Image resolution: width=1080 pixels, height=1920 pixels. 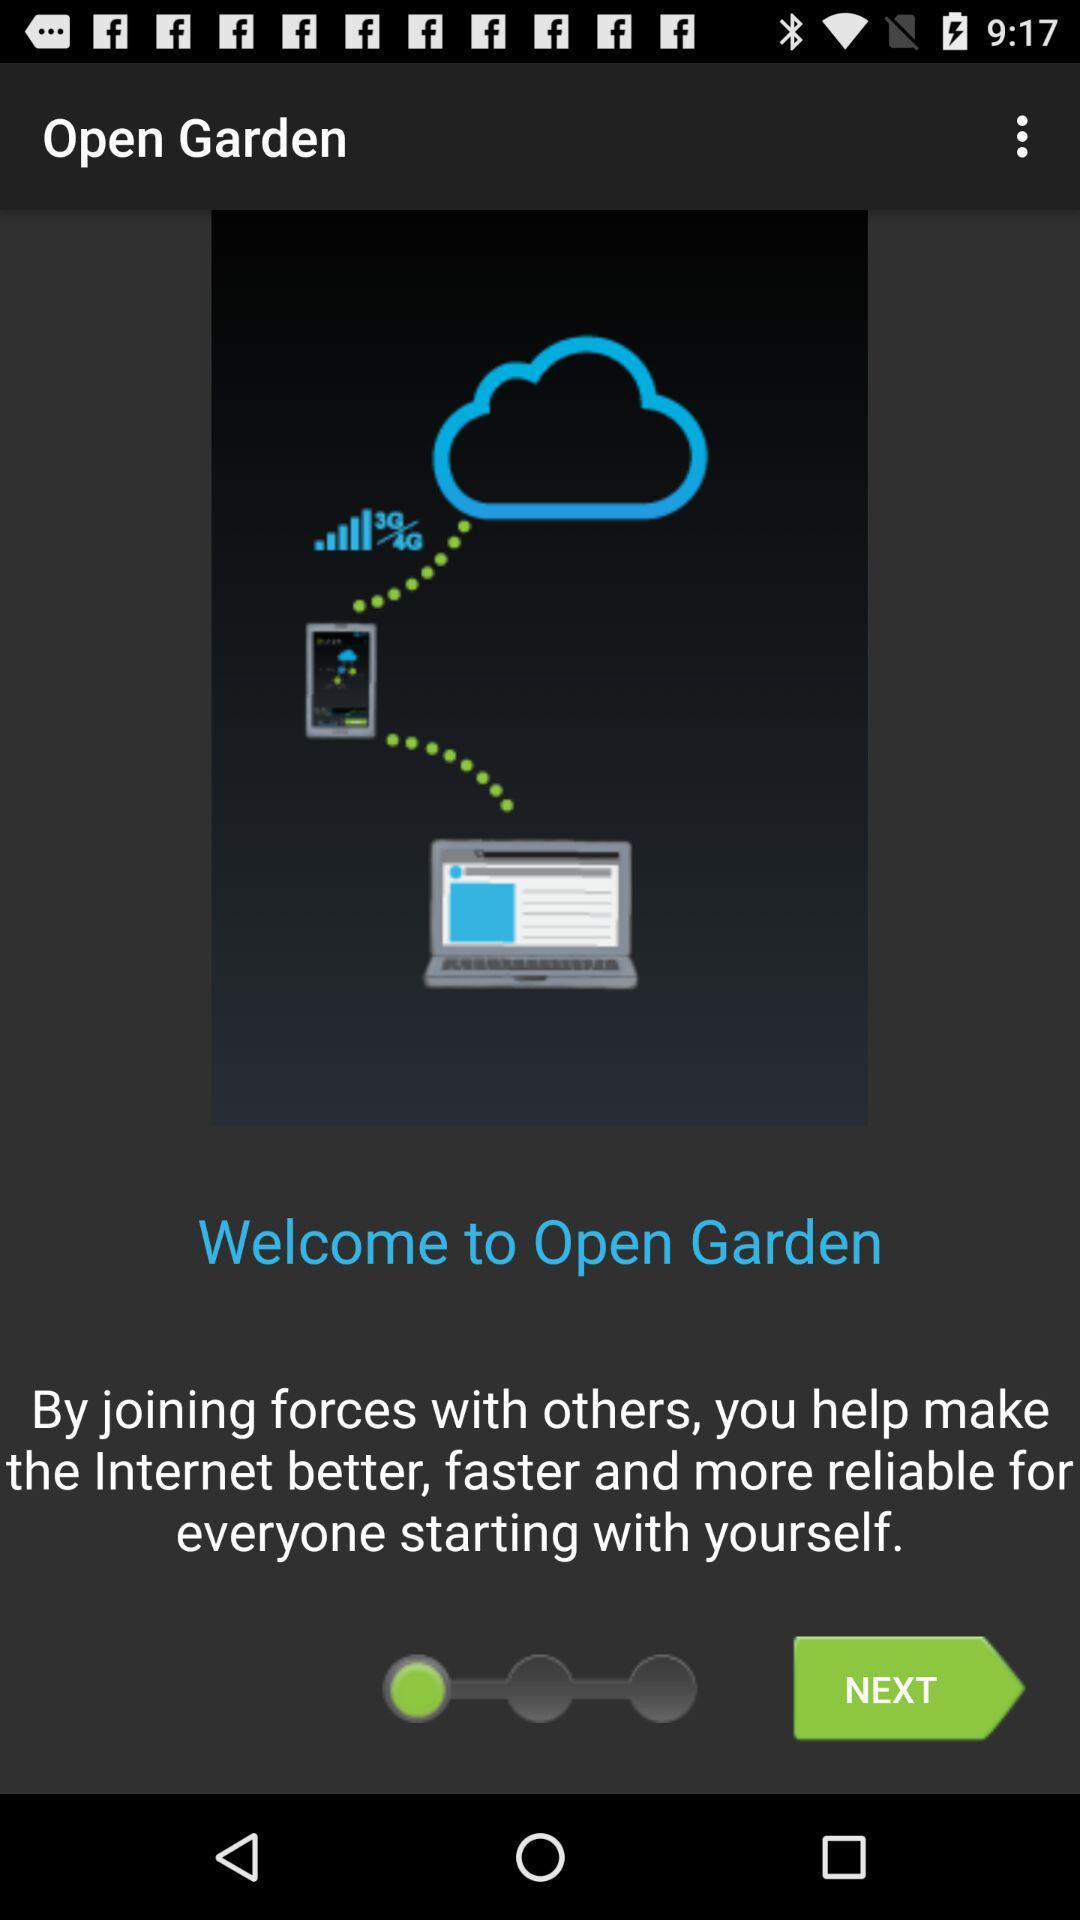 What do you see at coordinates (1027, 135) in the screenshot?
I see `the icon above the welcome to open` at bounding box center [1027, 135].